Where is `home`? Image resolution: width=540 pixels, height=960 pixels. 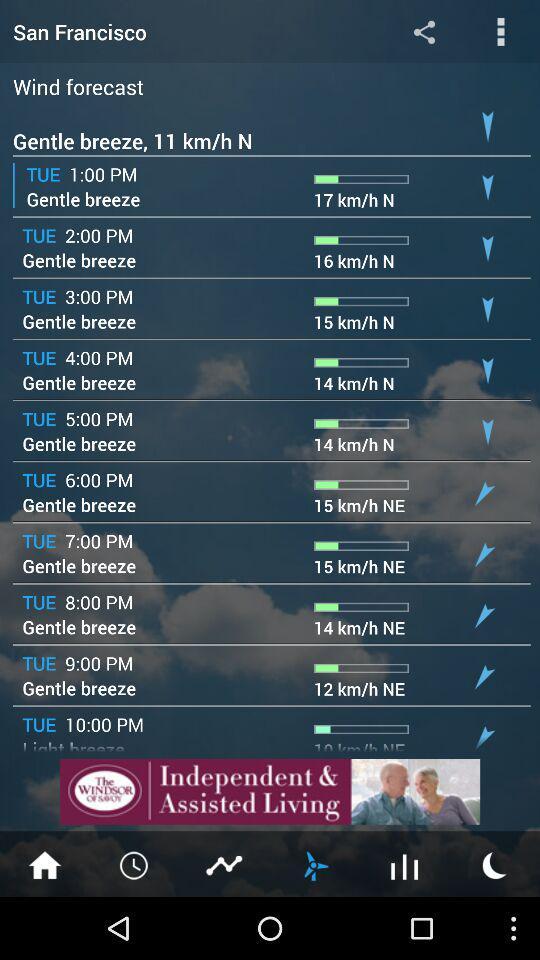 home is located at coordinates (44, 863).